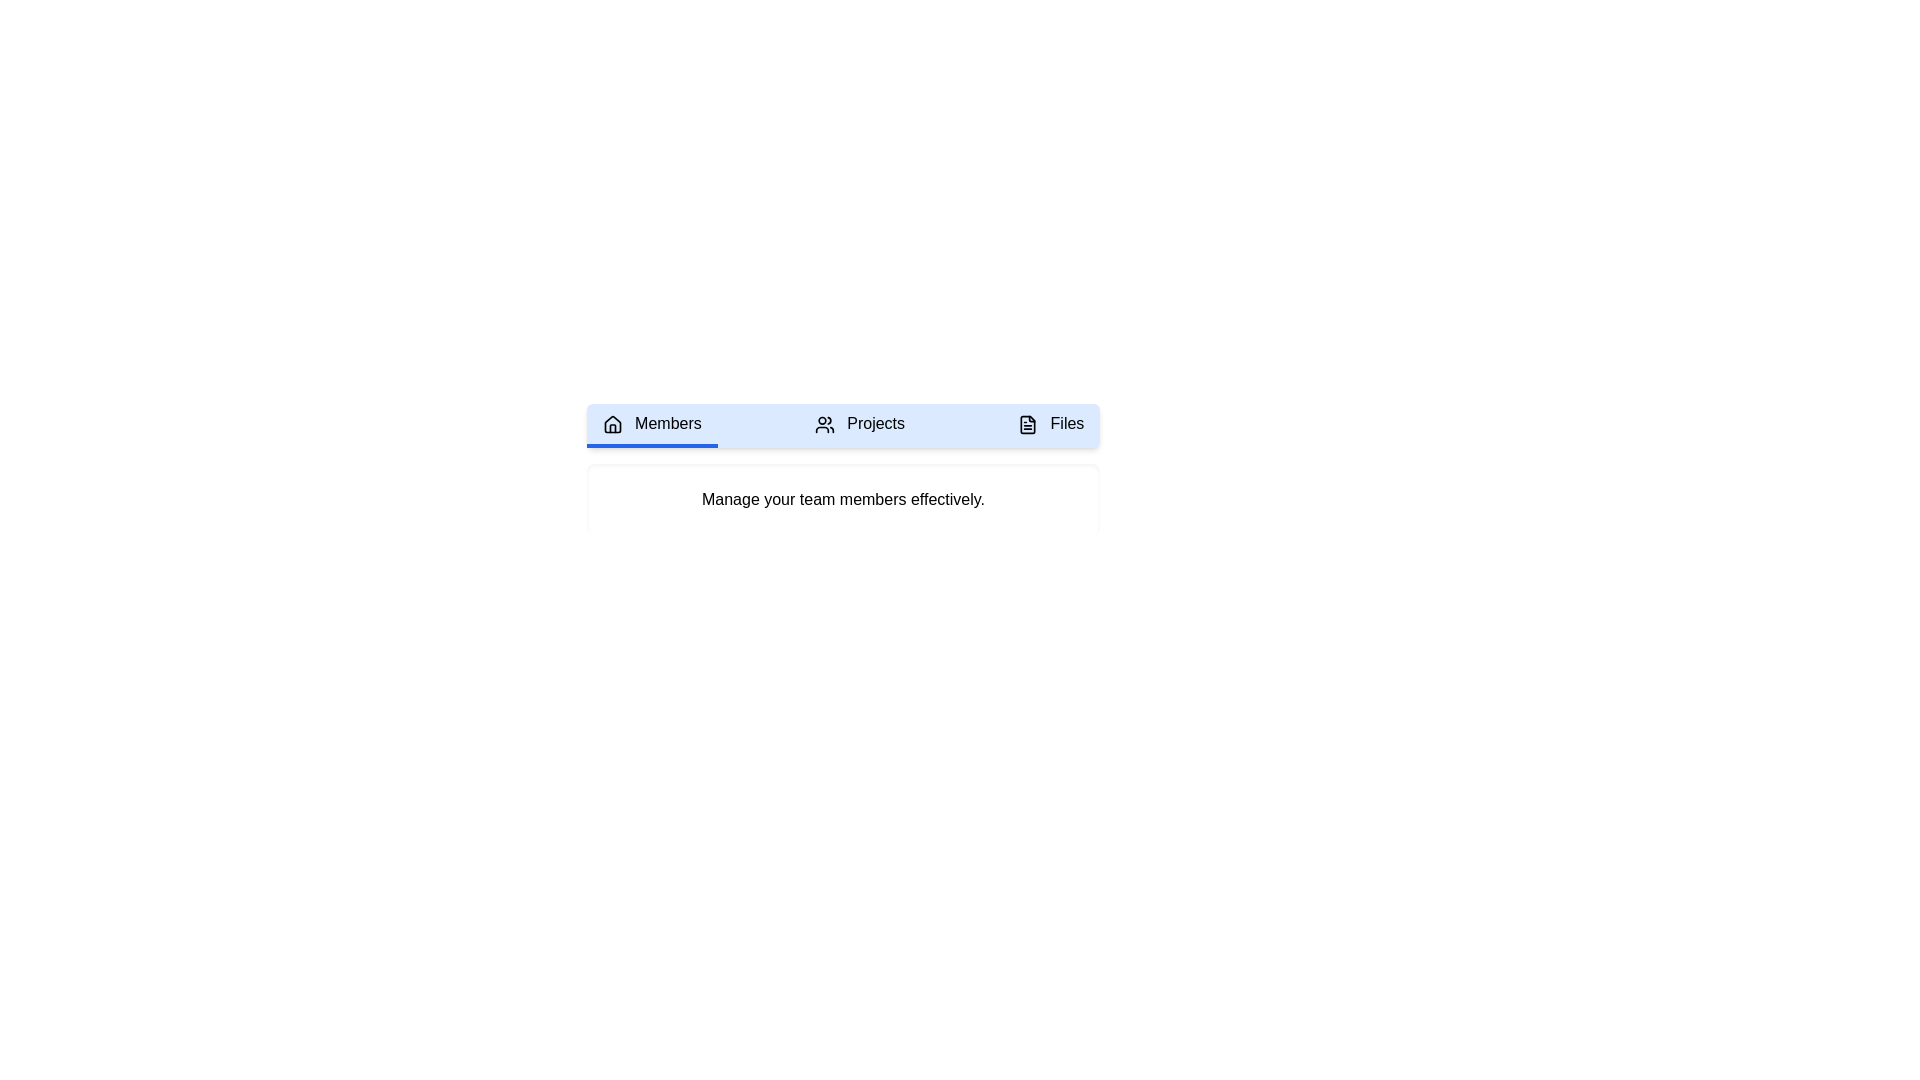  Describe the element at coordinates (1028, 423) in the screenshot. I see `the small file document icon with a black outline located to the left of the 'Files' text label in the 'Files' tab section` at that location.